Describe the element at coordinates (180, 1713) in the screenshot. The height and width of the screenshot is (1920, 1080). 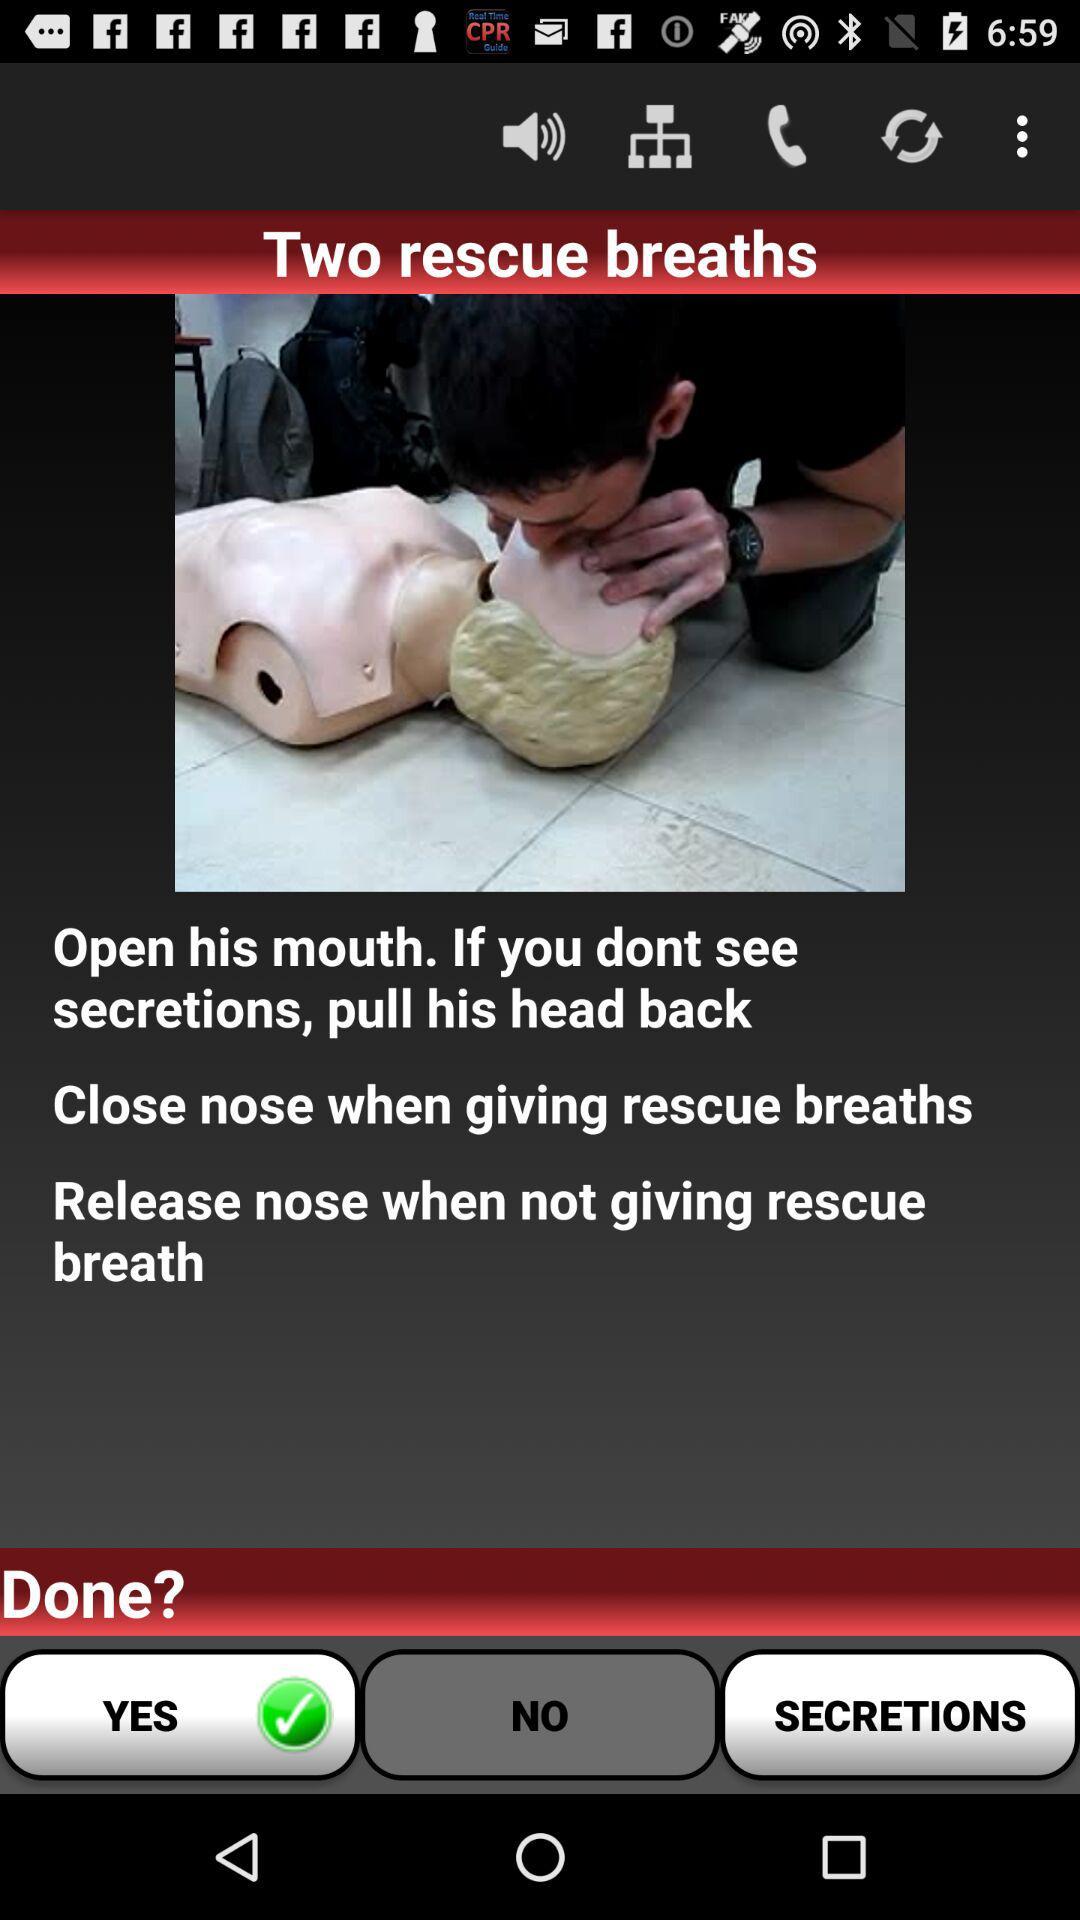
I see `yes` at that location.